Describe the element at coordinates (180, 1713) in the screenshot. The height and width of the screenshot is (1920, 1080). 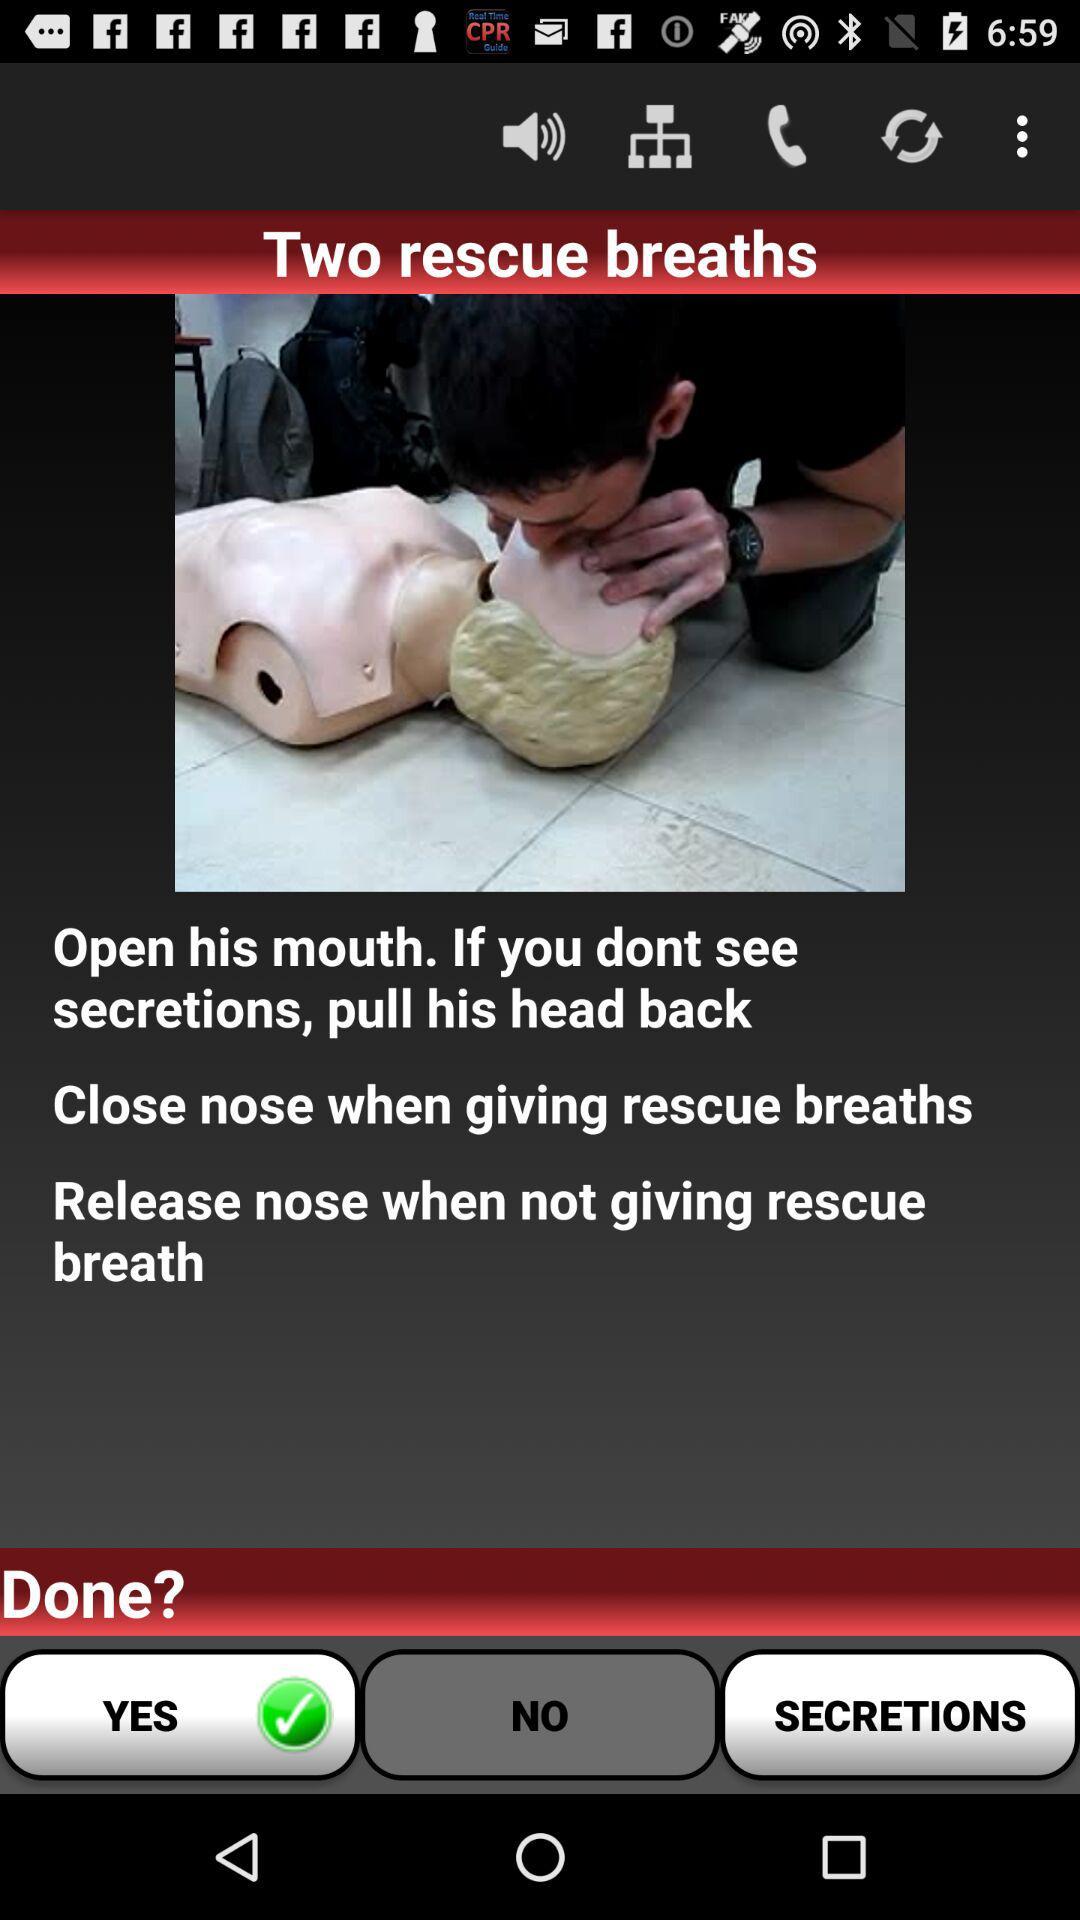
I see `yes` at that location.